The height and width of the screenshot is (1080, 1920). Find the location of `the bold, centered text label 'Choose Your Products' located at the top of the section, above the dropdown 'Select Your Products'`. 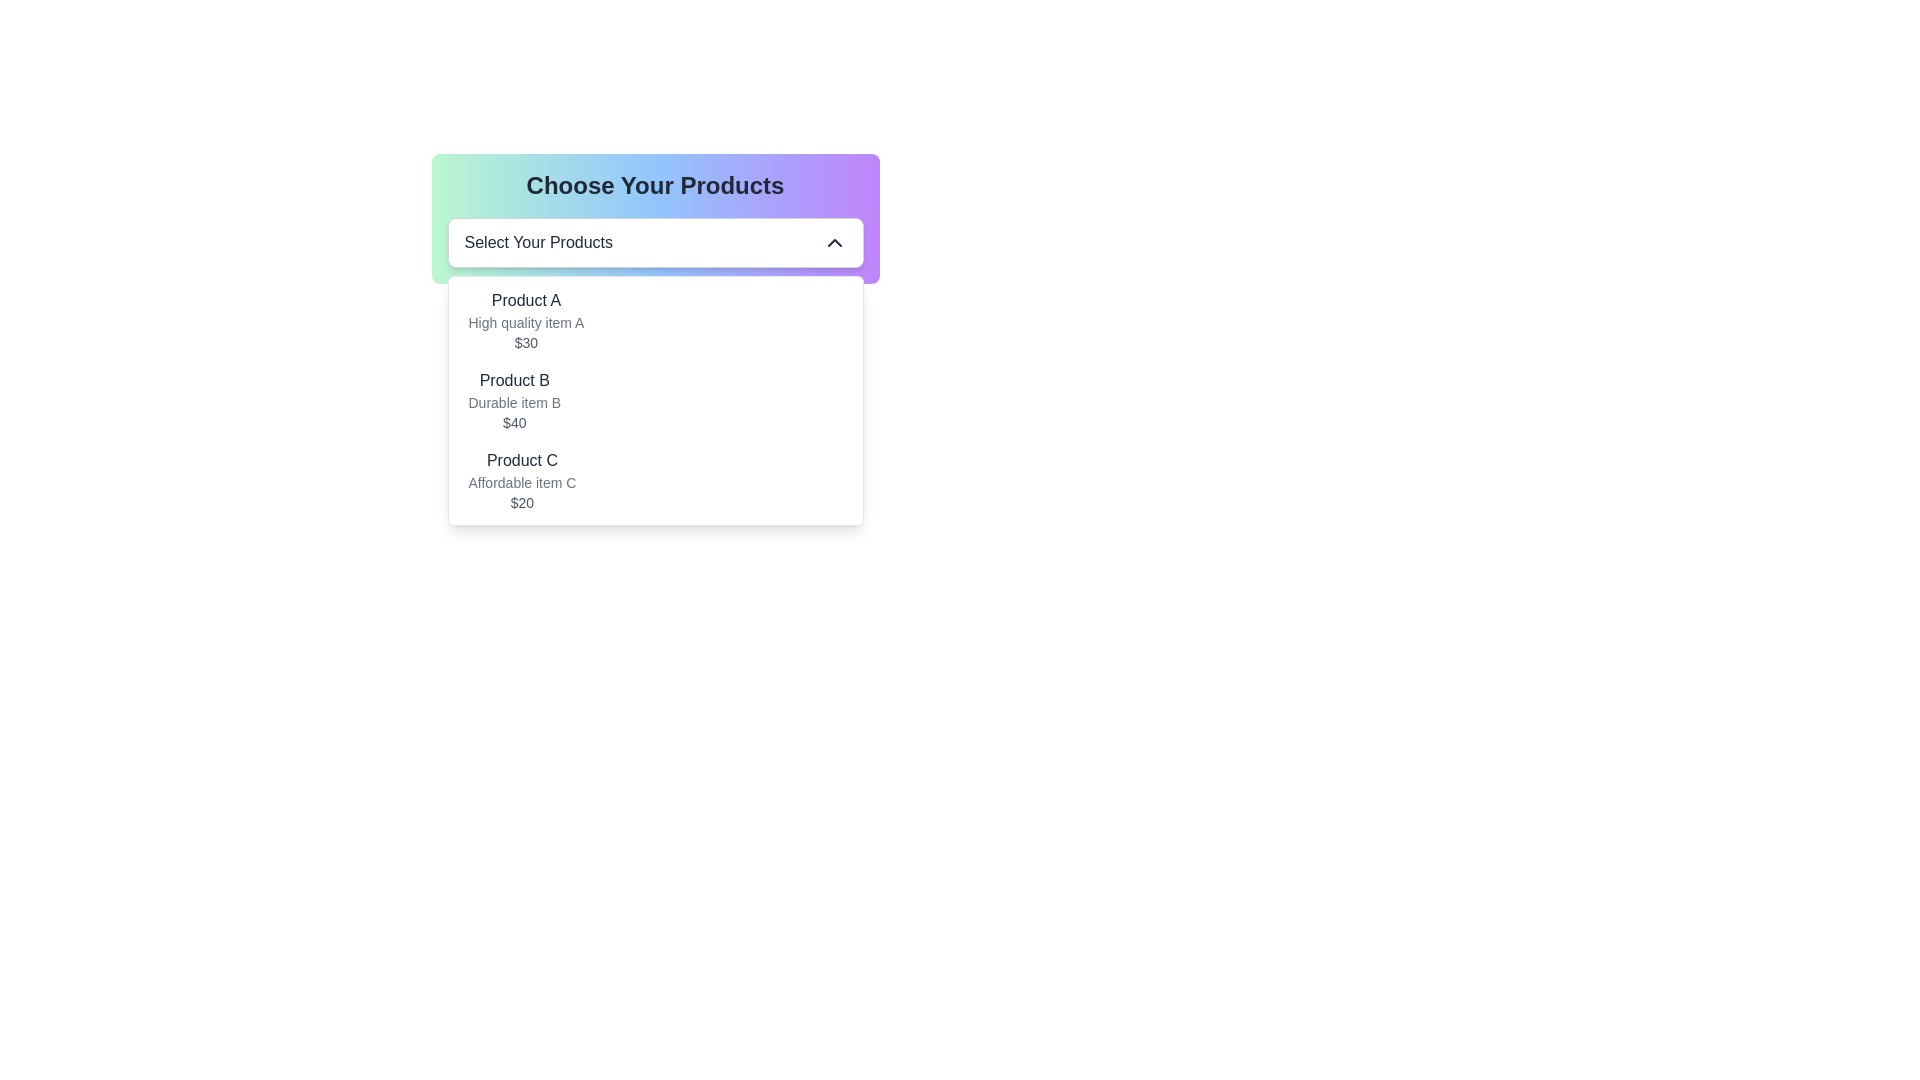

the bold, centered text label 'Choose Your Products' located at the top of the section, above the dropdown 'Select Your Products' is located at coordinates (655, 185).